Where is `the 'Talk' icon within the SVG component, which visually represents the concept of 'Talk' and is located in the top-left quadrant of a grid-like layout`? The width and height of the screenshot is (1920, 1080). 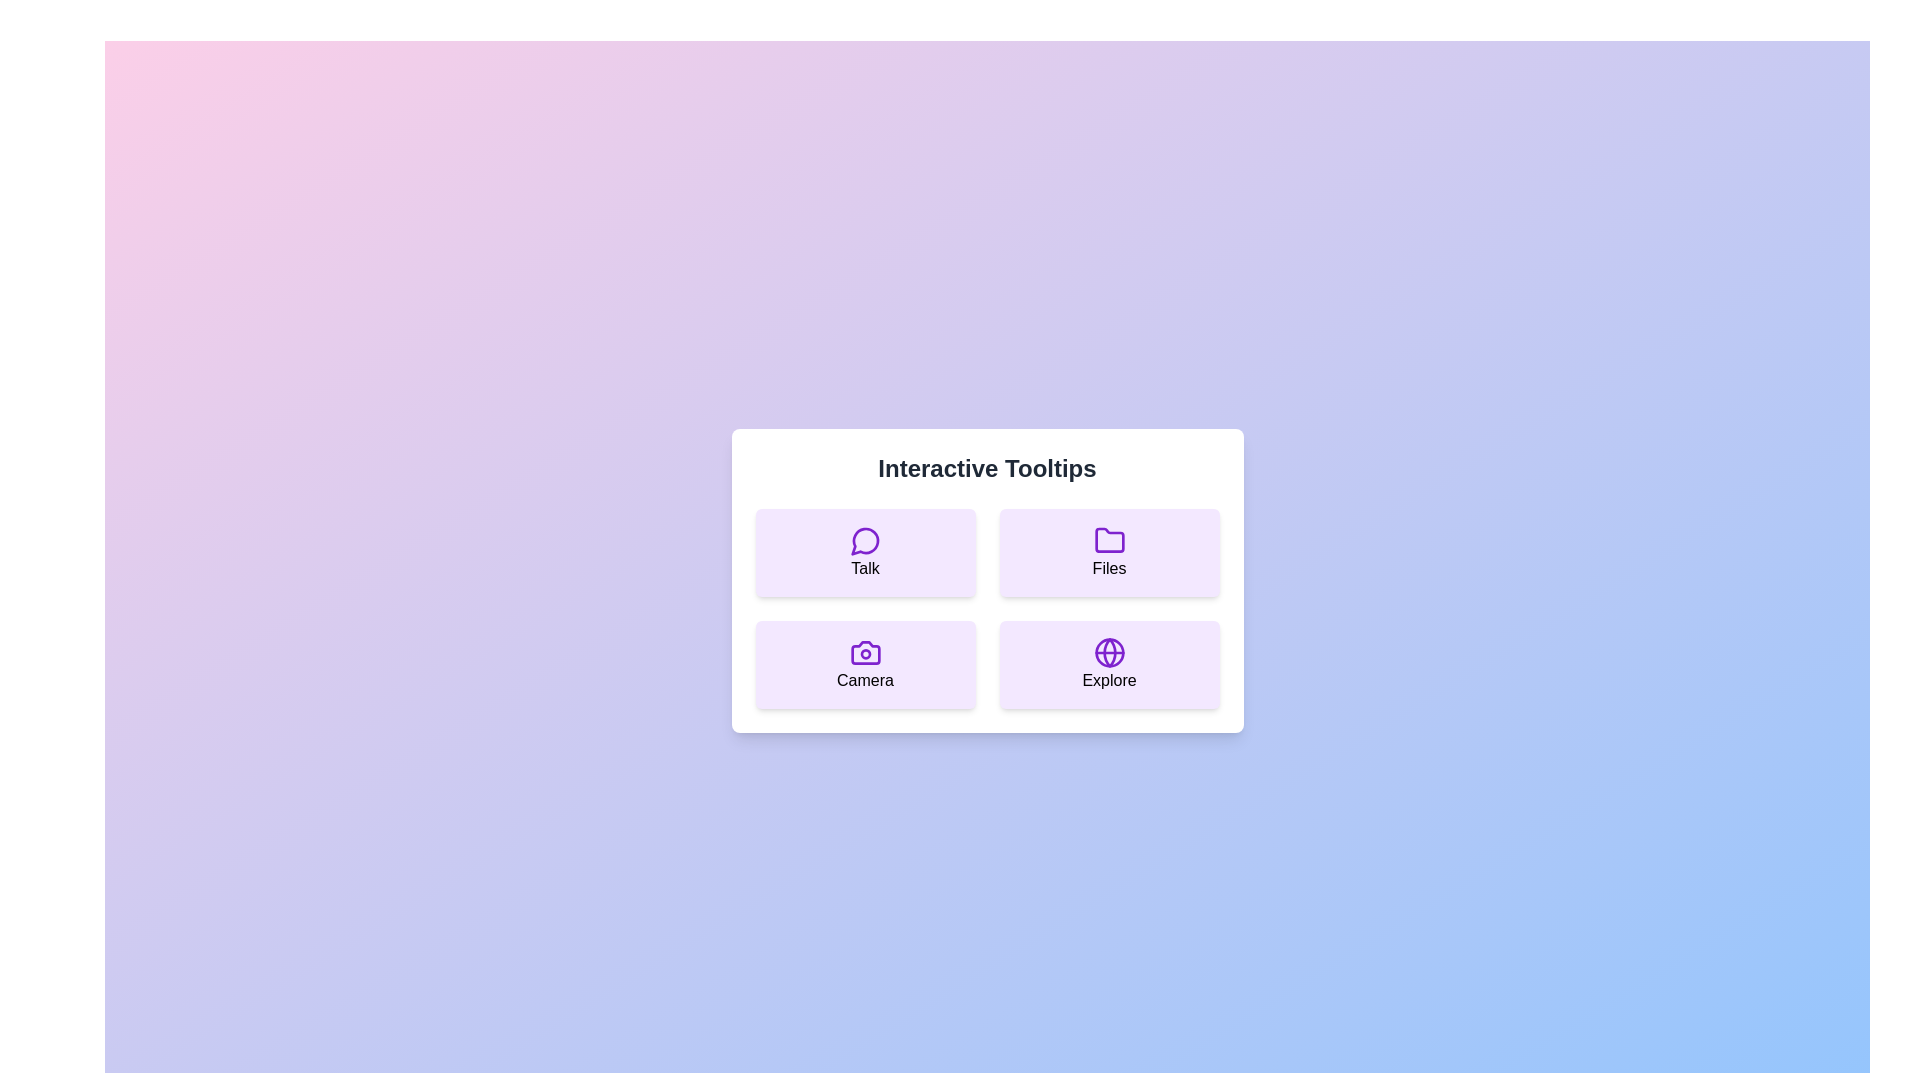
the 'Talk' icon within the SVG component, which visually represents the concept of 'Talk' and is located in the top-left quadrant of a grid-like layout is located at coordinates (864, 541).